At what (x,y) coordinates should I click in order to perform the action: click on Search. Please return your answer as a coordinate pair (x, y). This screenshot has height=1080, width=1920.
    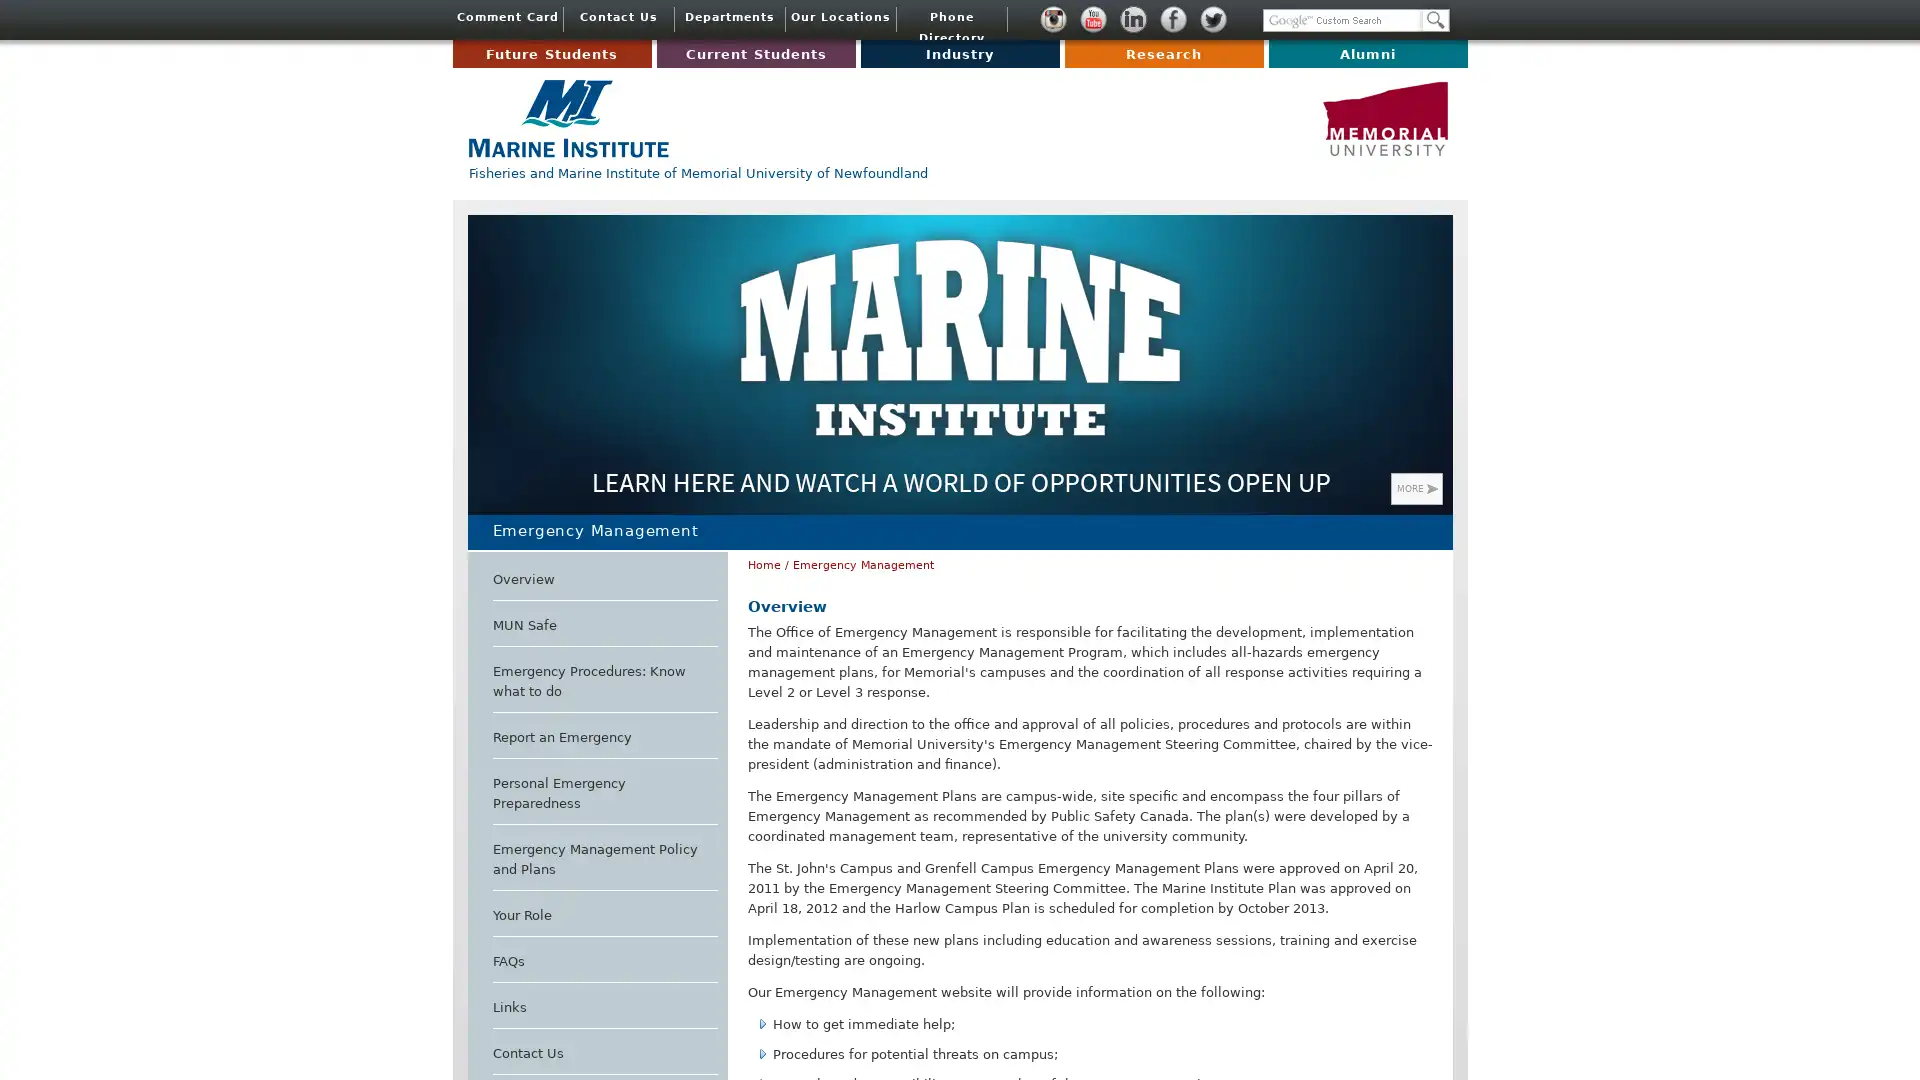
    Looking at the image, I should click on (1433, 20).